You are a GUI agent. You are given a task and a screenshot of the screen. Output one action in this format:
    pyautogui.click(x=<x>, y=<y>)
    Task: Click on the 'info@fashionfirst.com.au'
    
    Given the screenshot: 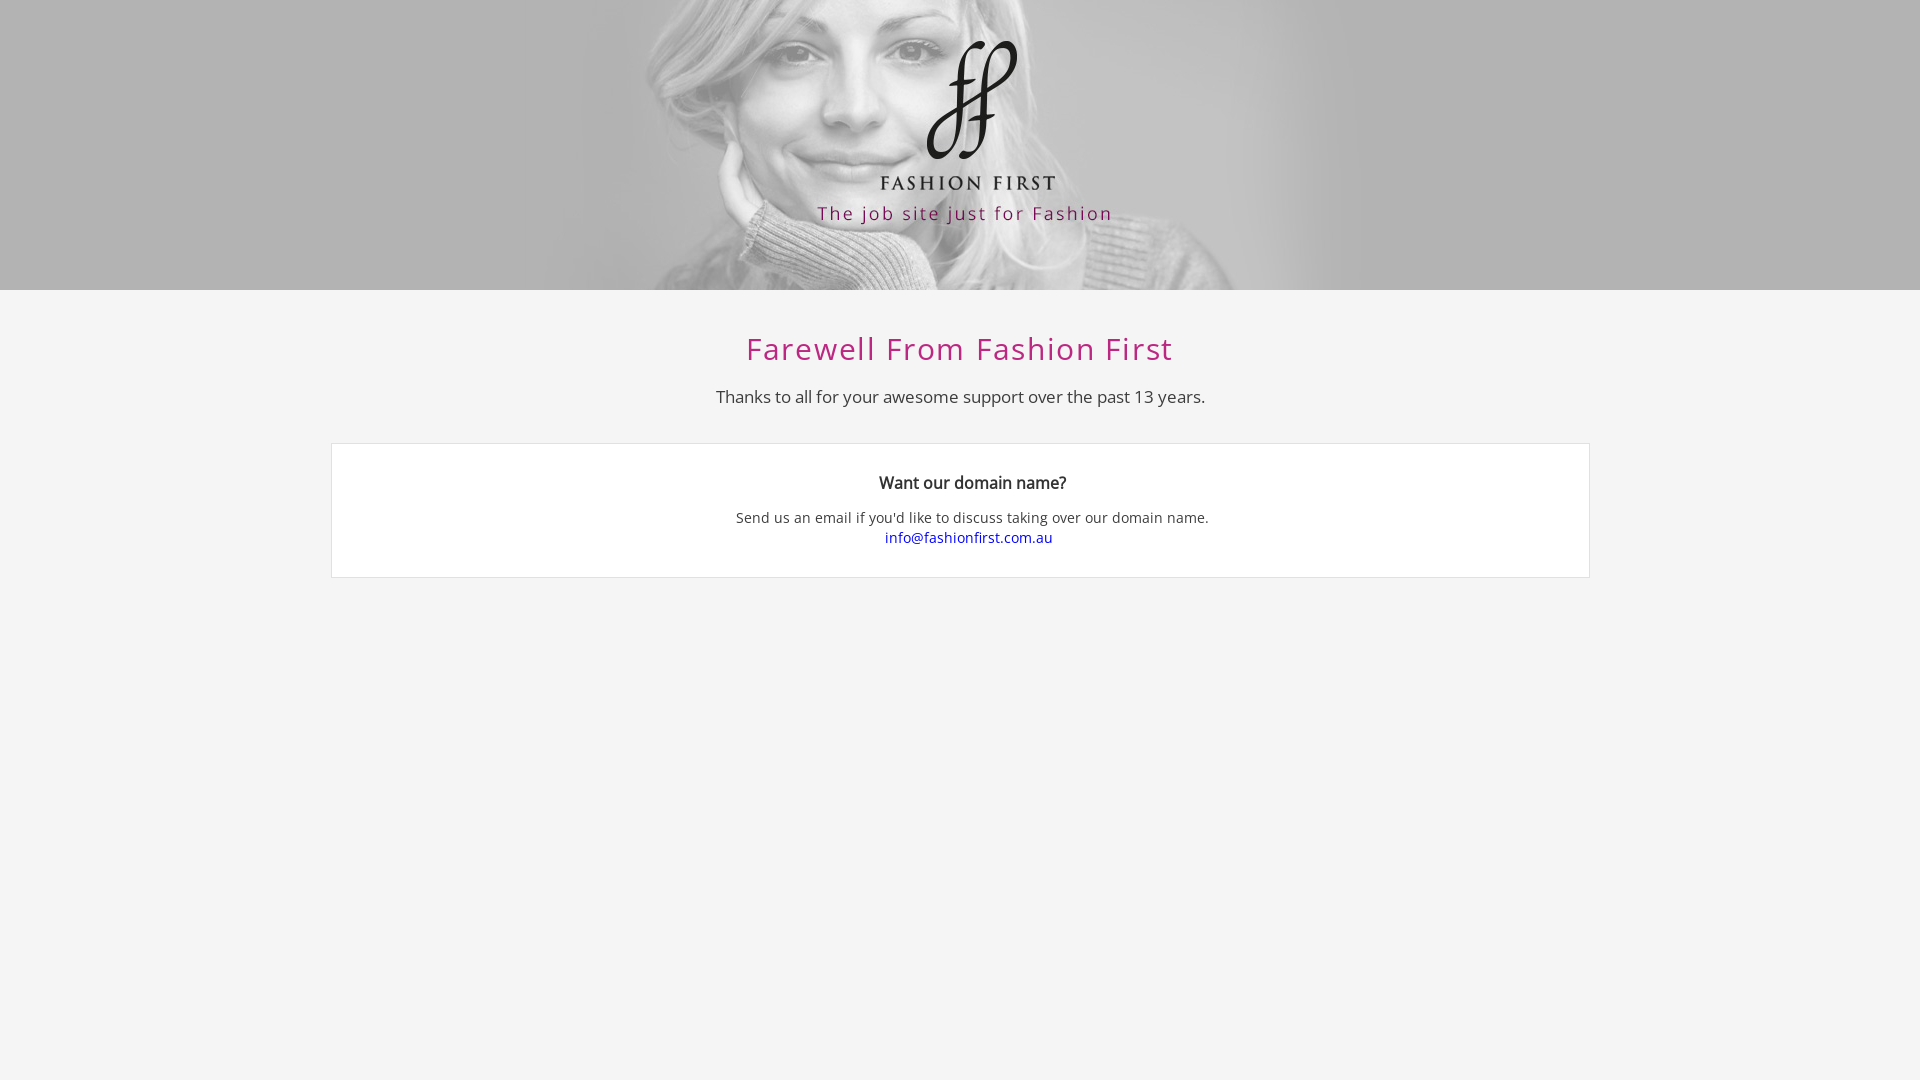 What is the action you would take?
    pyautogui.click(x=972, y=536)
    